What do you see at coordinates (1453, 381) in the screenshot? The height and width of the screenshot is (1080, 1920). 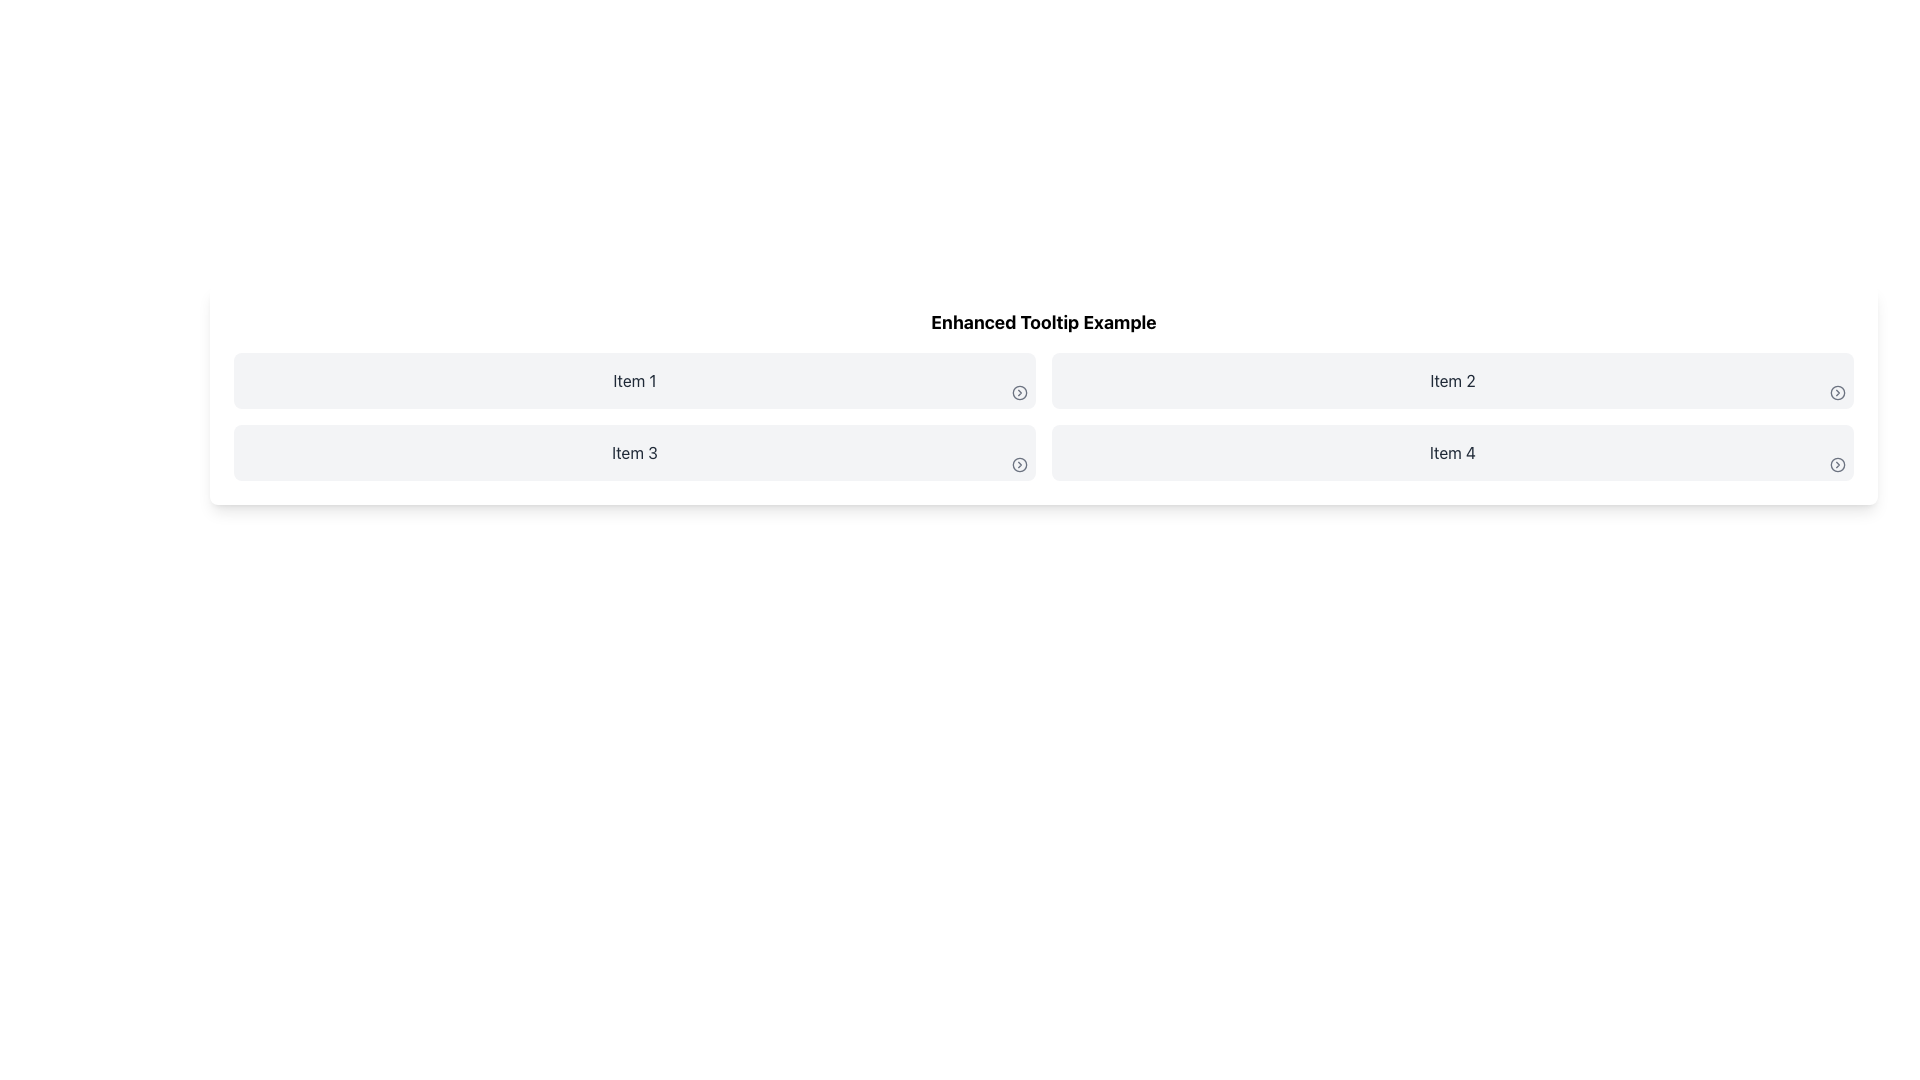 I see `to interact with the second card in the grid layout, which has a light gray background, rounded corners, and contains the text 'Item 2' on the left with a chevron icon on the right` at bounding box center [1453, 381].